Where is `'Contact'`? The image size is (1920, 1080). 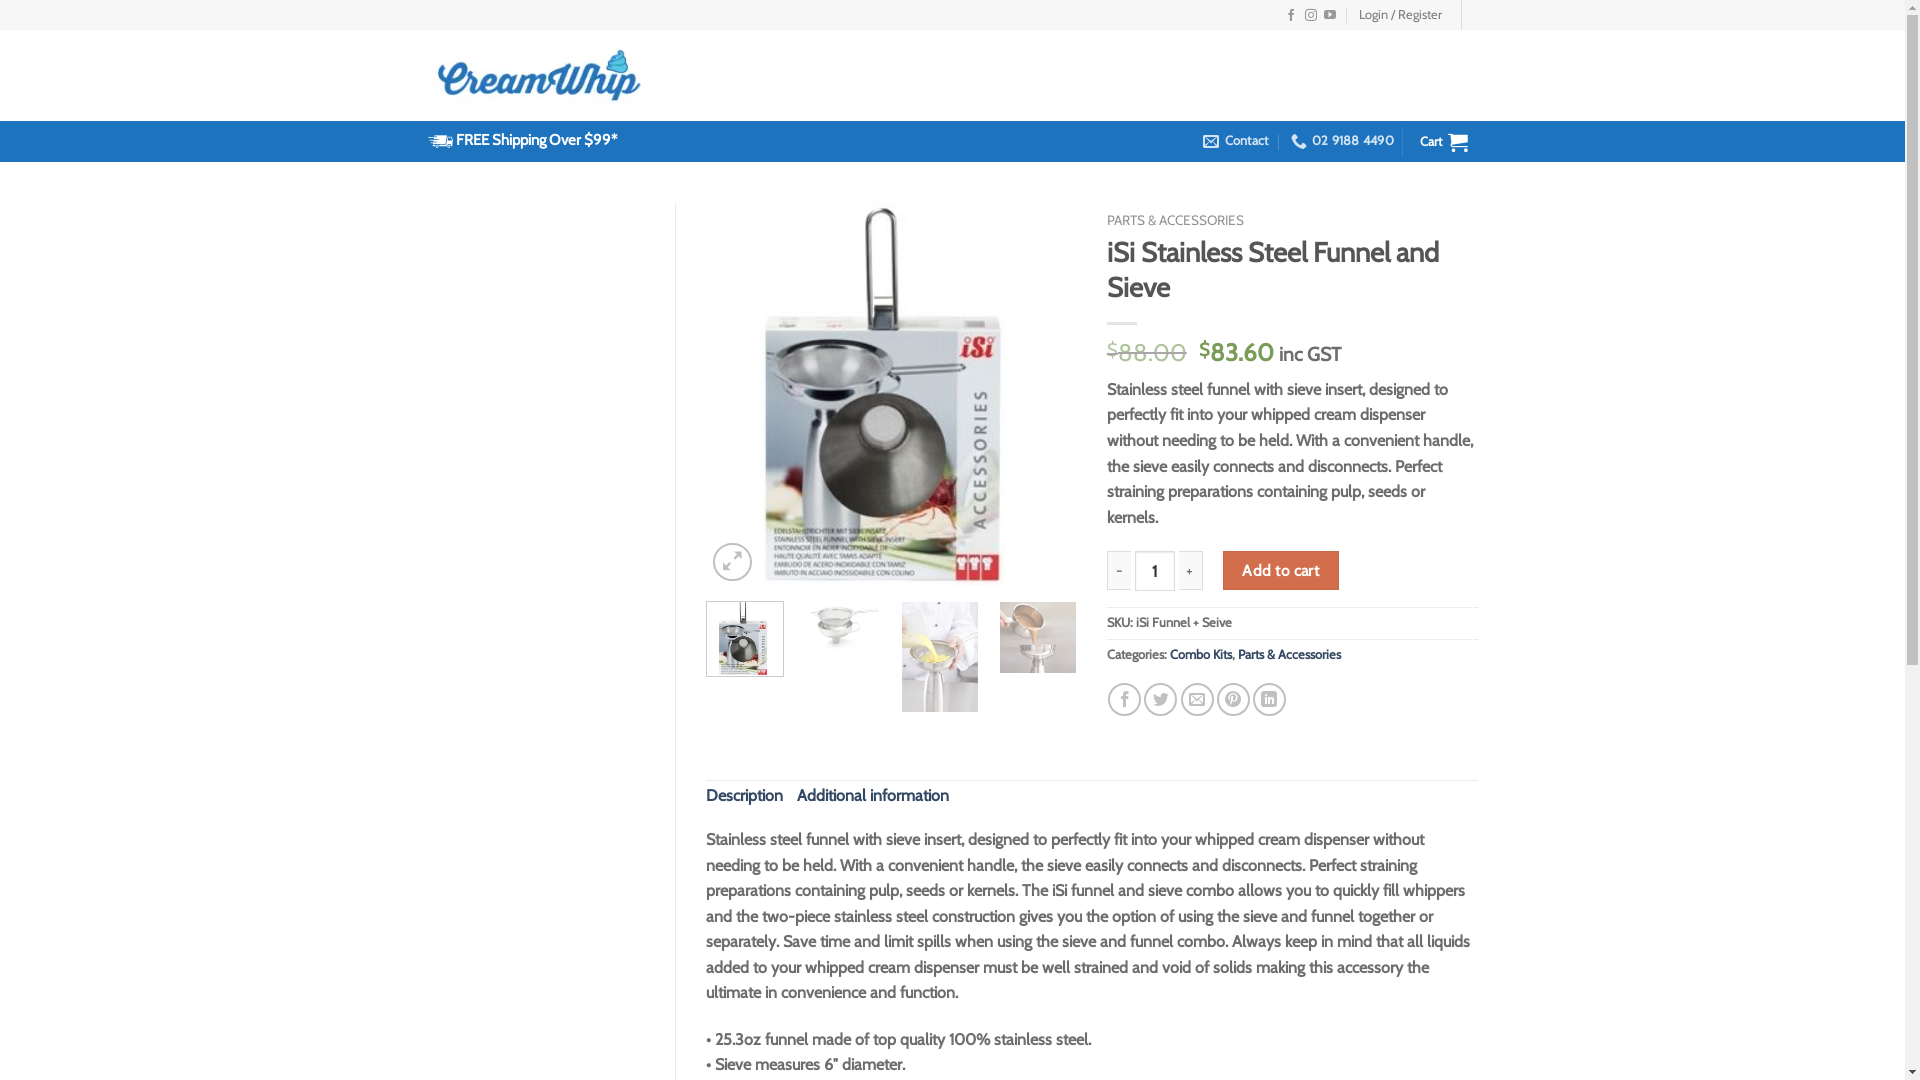
'Contact' is located at coordinates (1234, 140).